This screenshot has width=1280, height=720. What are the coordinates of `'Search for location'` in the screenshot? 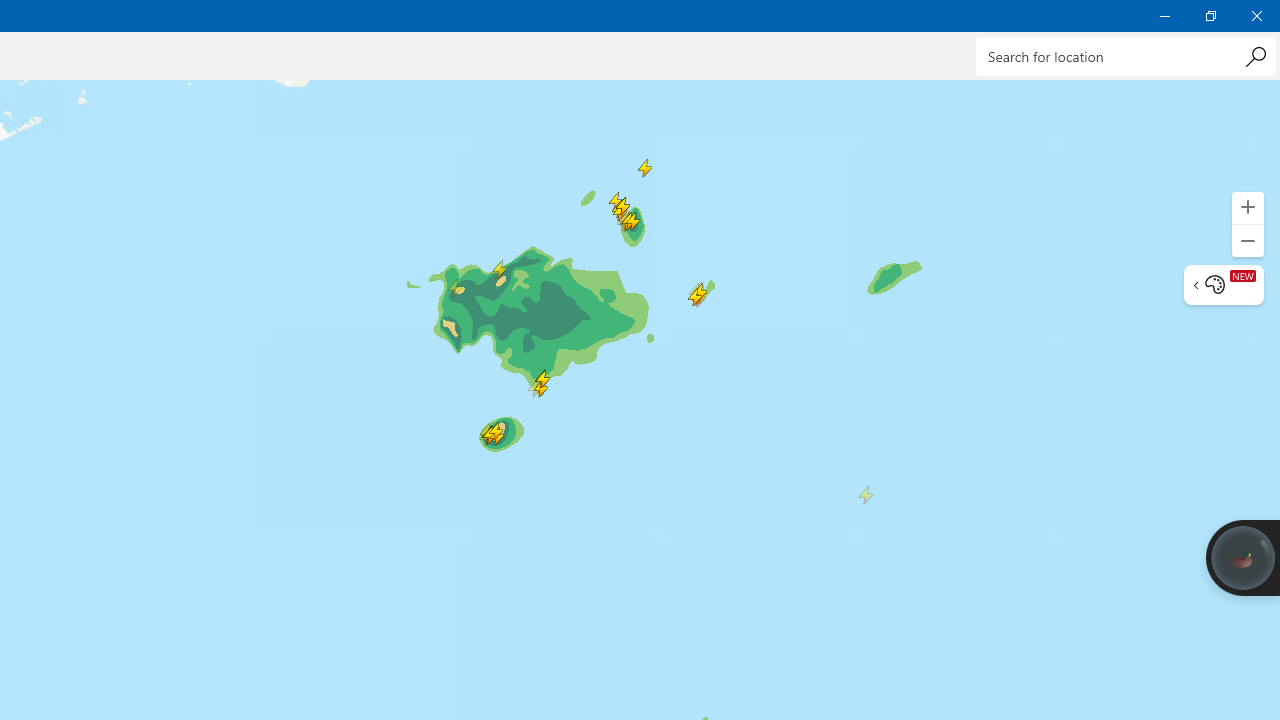 It's located at (1125, 55).